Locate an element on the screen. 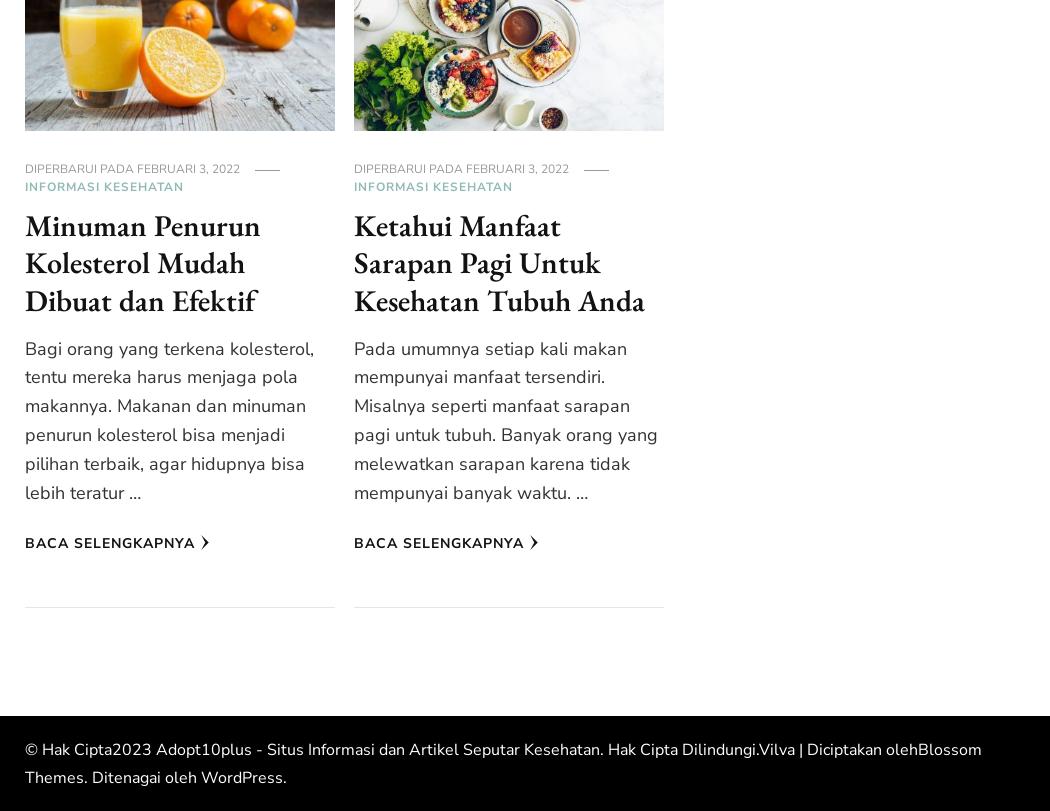 This screenshot has height=811, width=1050. '© Hak Cipta2023' is located at coordinates (90, 748).